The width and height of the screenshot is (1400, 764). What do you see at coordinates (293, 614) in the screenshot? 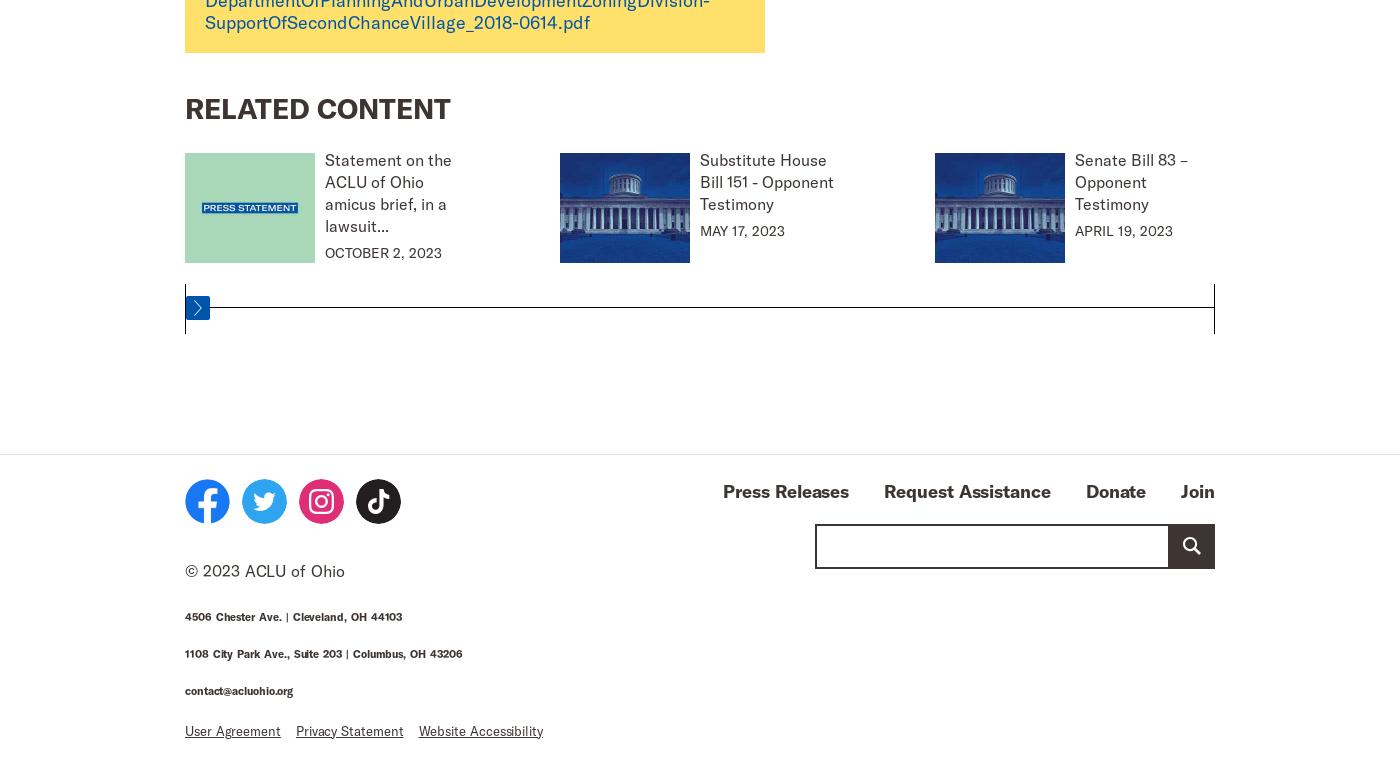
I see `'4506 Chester Ave. | Cleveland, OH 44103'` at bounding box center [293, 614].